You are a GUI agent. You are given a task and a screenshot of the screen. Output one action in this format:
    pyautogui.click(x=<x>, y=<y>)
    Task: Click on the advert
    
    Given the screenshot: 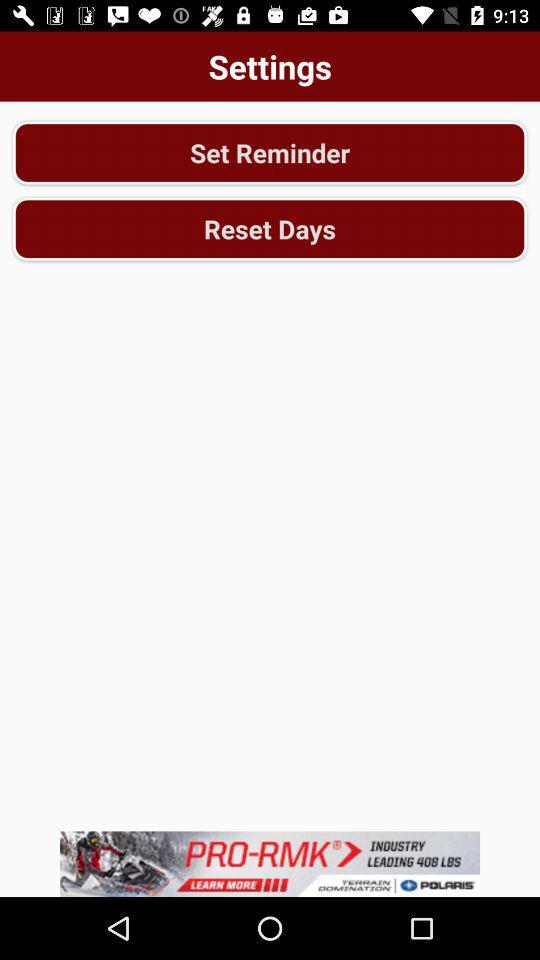 What is the action you would take?
    pyautogui.click(x=270, y=863)
    